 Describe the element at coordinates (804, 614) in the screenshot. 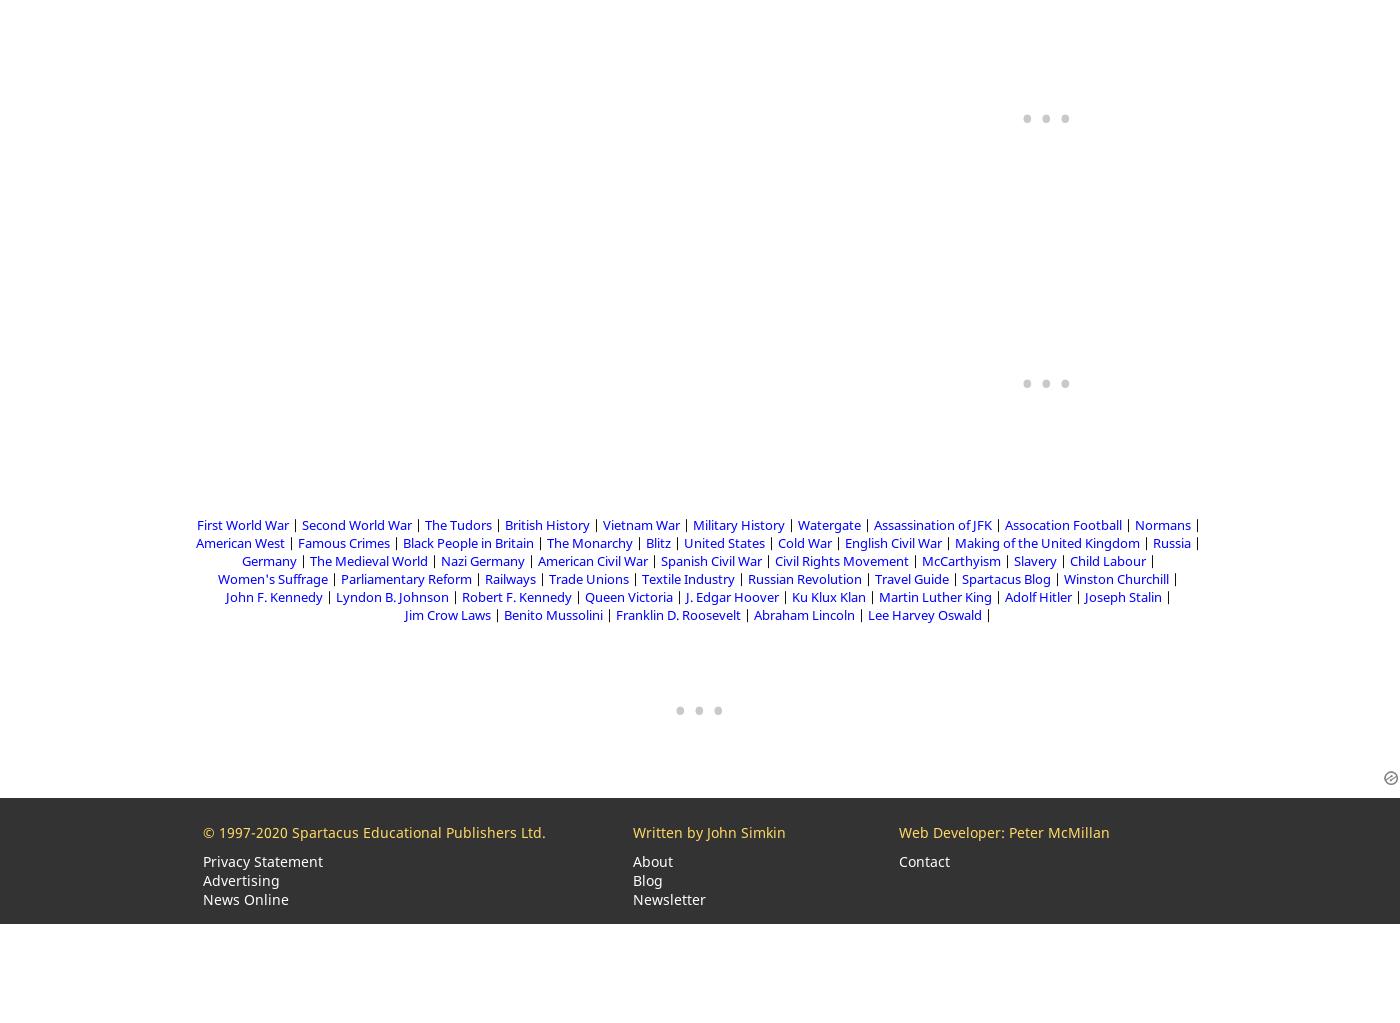

I see `'Abraham Lincoln'` at that location.